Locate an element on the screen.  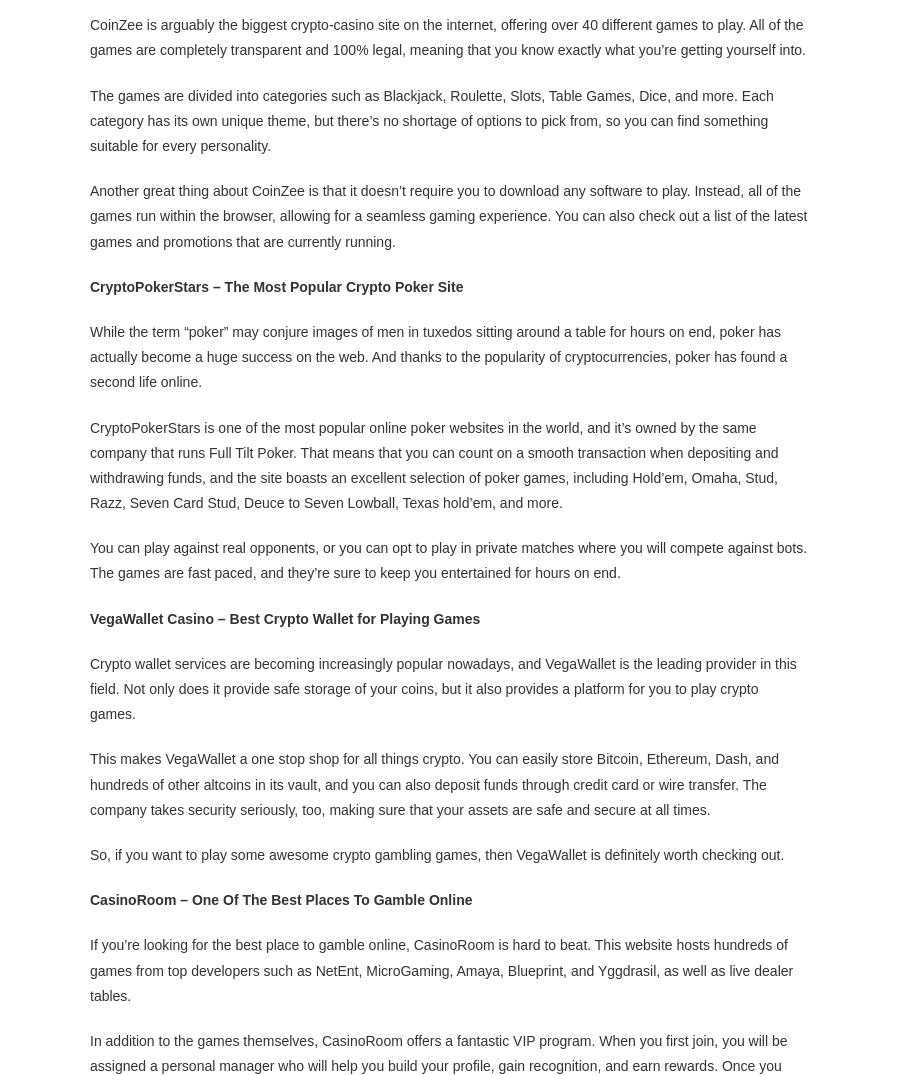
'CryptoPokerStars – The Most Popular Crypto Poker Site' is located at coordinates (277, 284).